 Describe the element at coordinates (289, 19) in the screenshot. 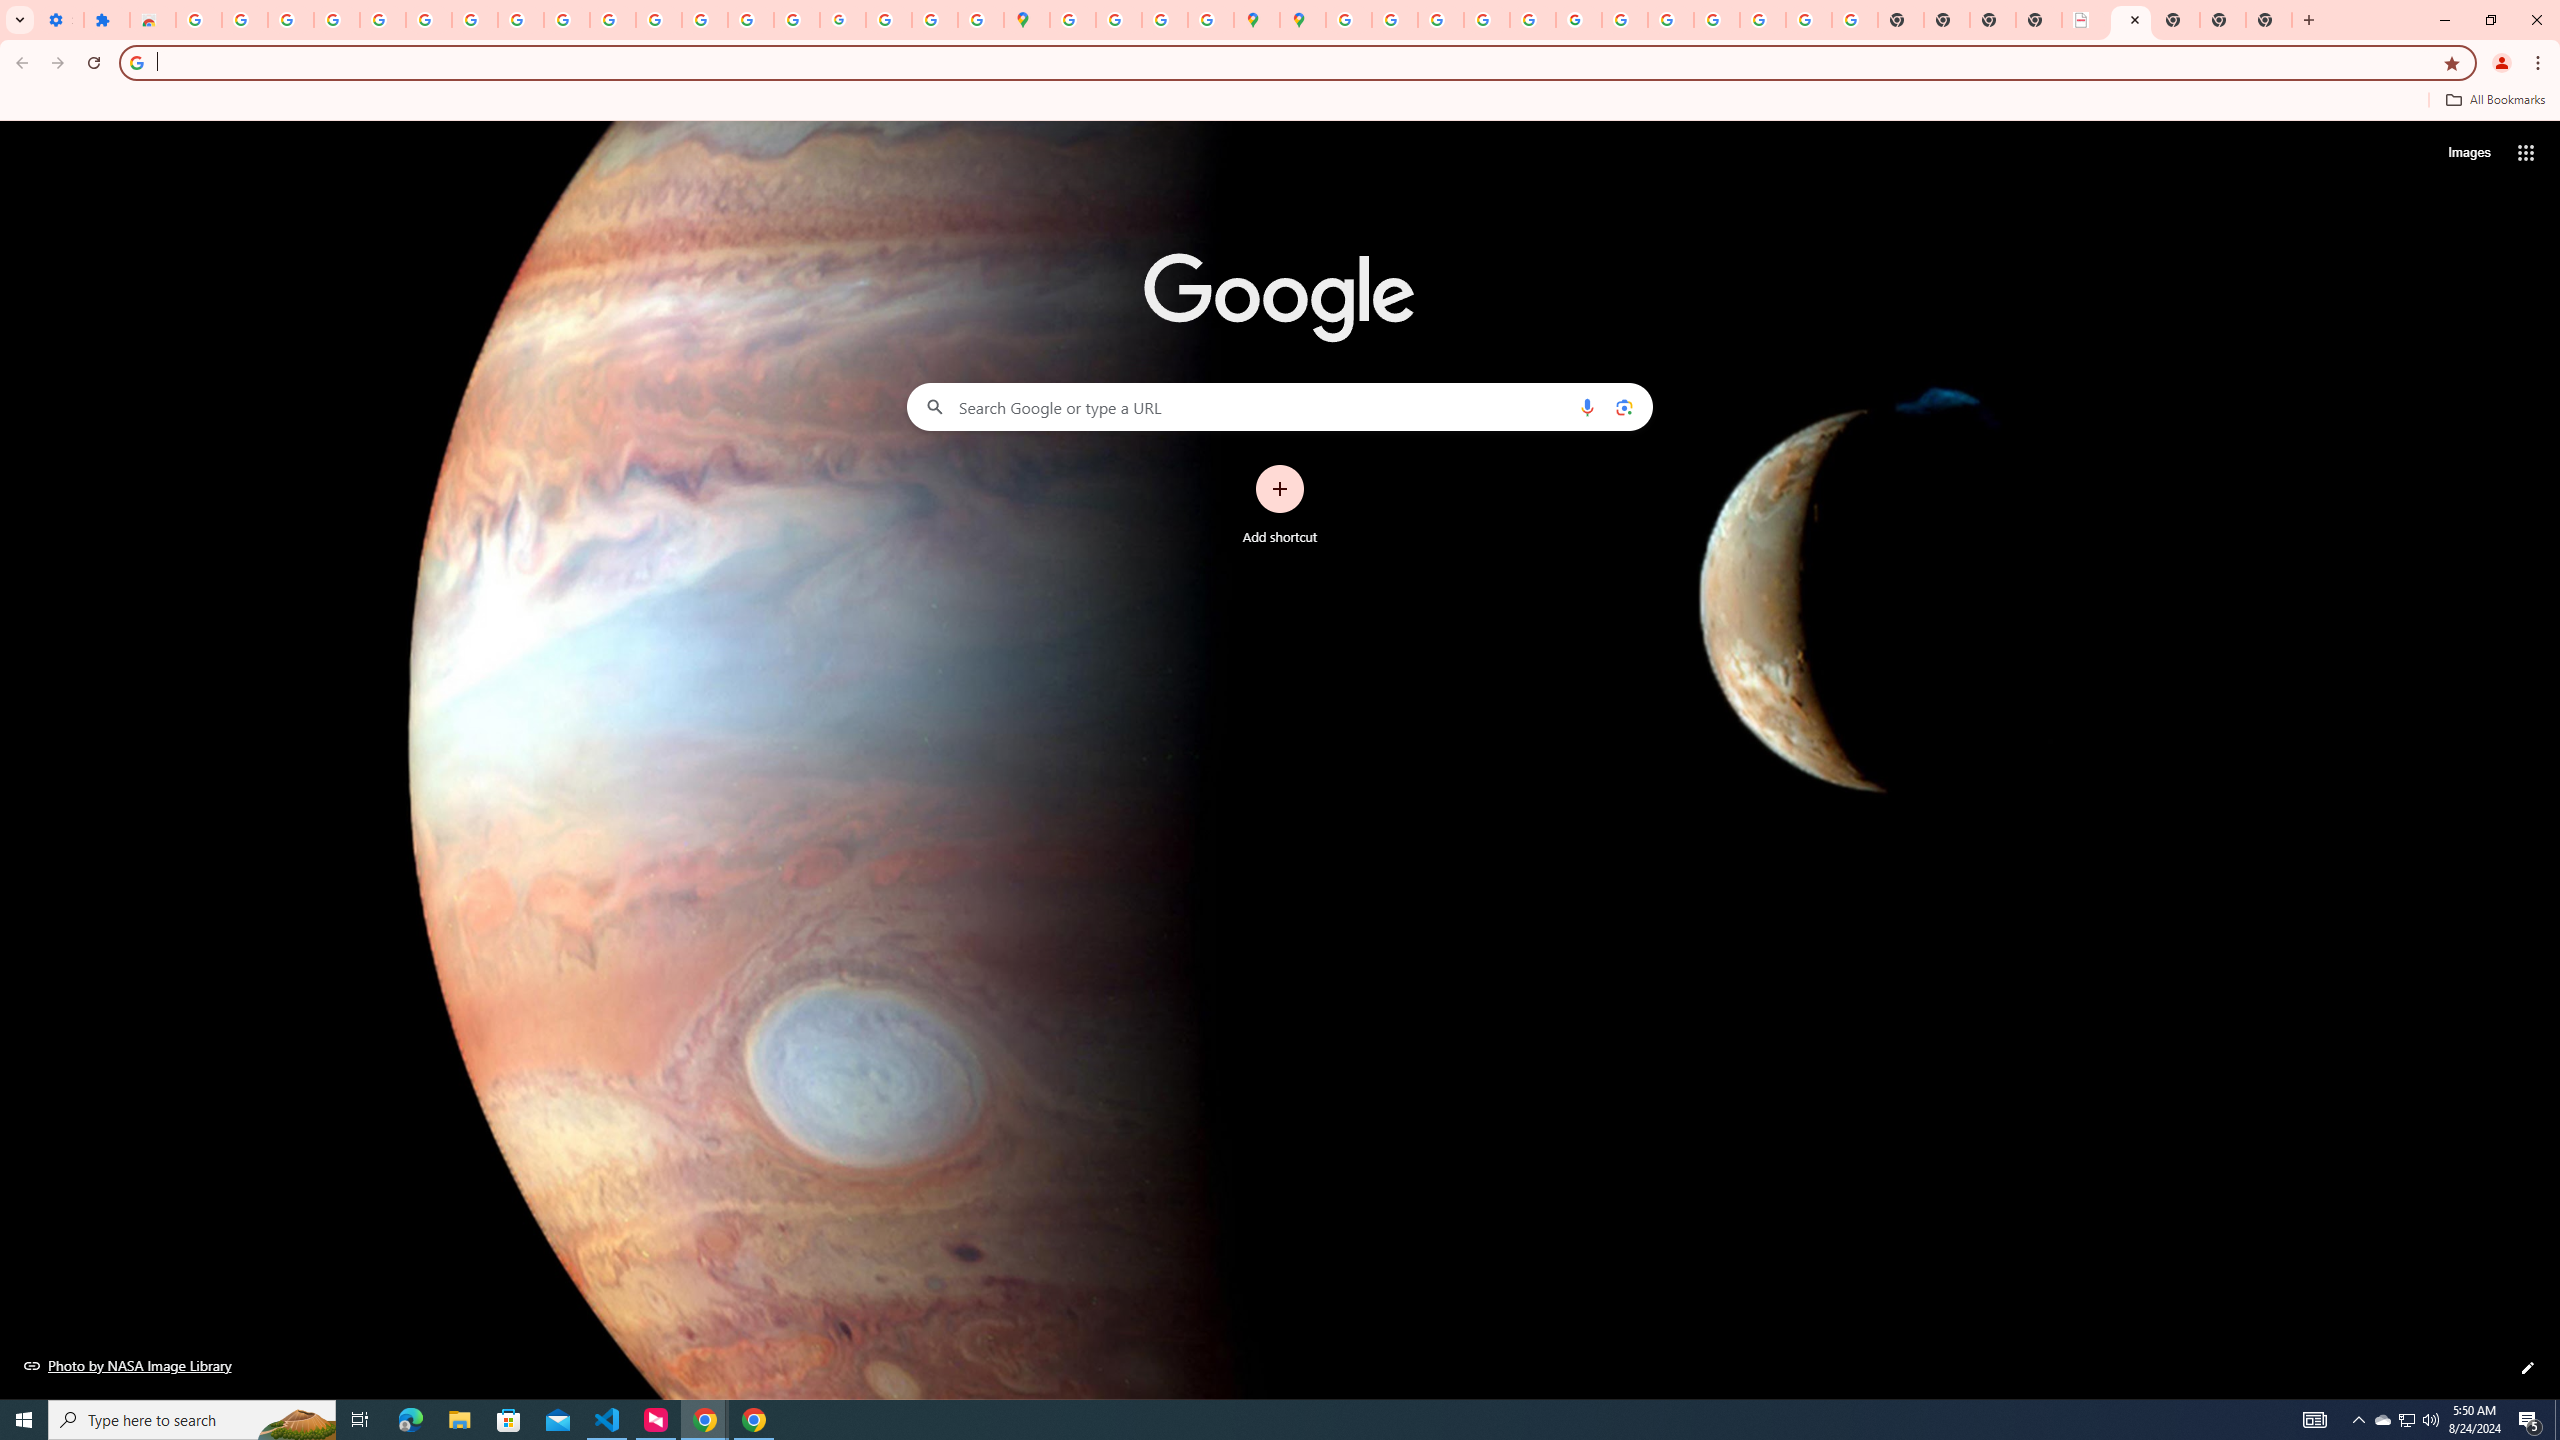

I see `'Delete photos & videos - Computer - Google Photos Help'` at that location.